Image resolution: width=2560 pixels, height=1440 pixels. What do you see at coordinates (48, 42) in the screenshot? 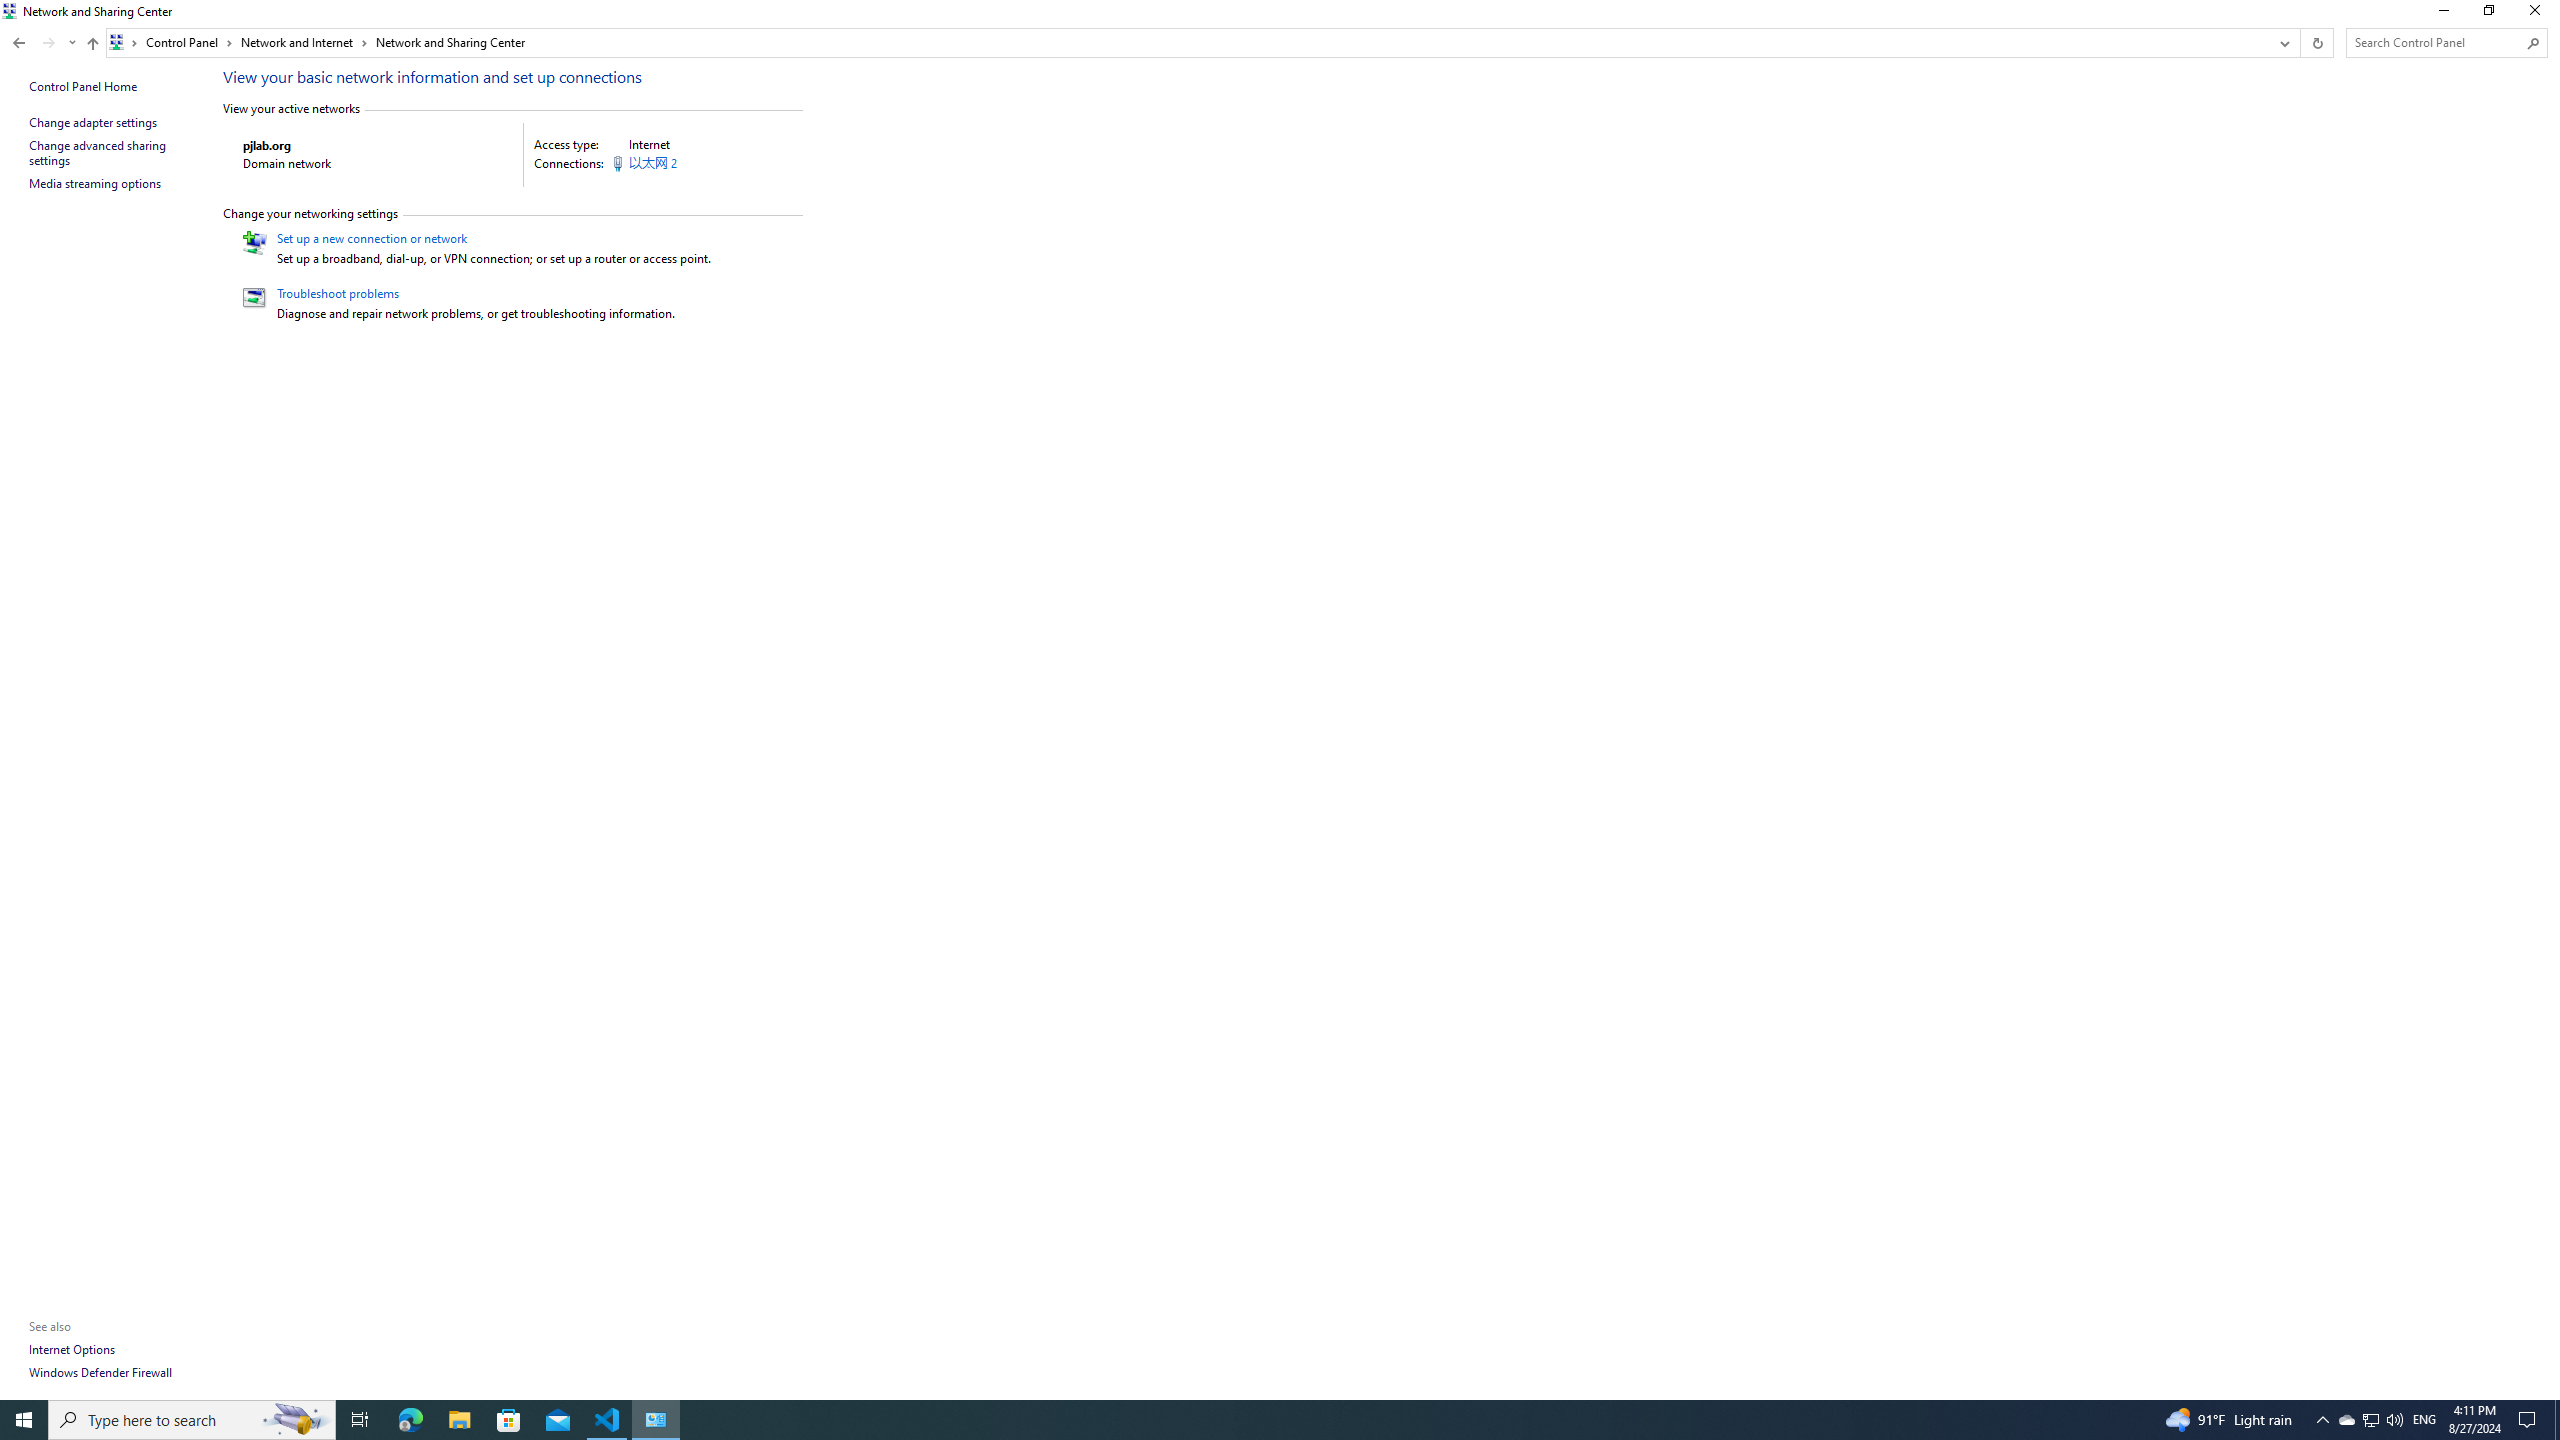
I see `'Forward (Alt + Right Arrow)'` at bounding box center [48, 42].